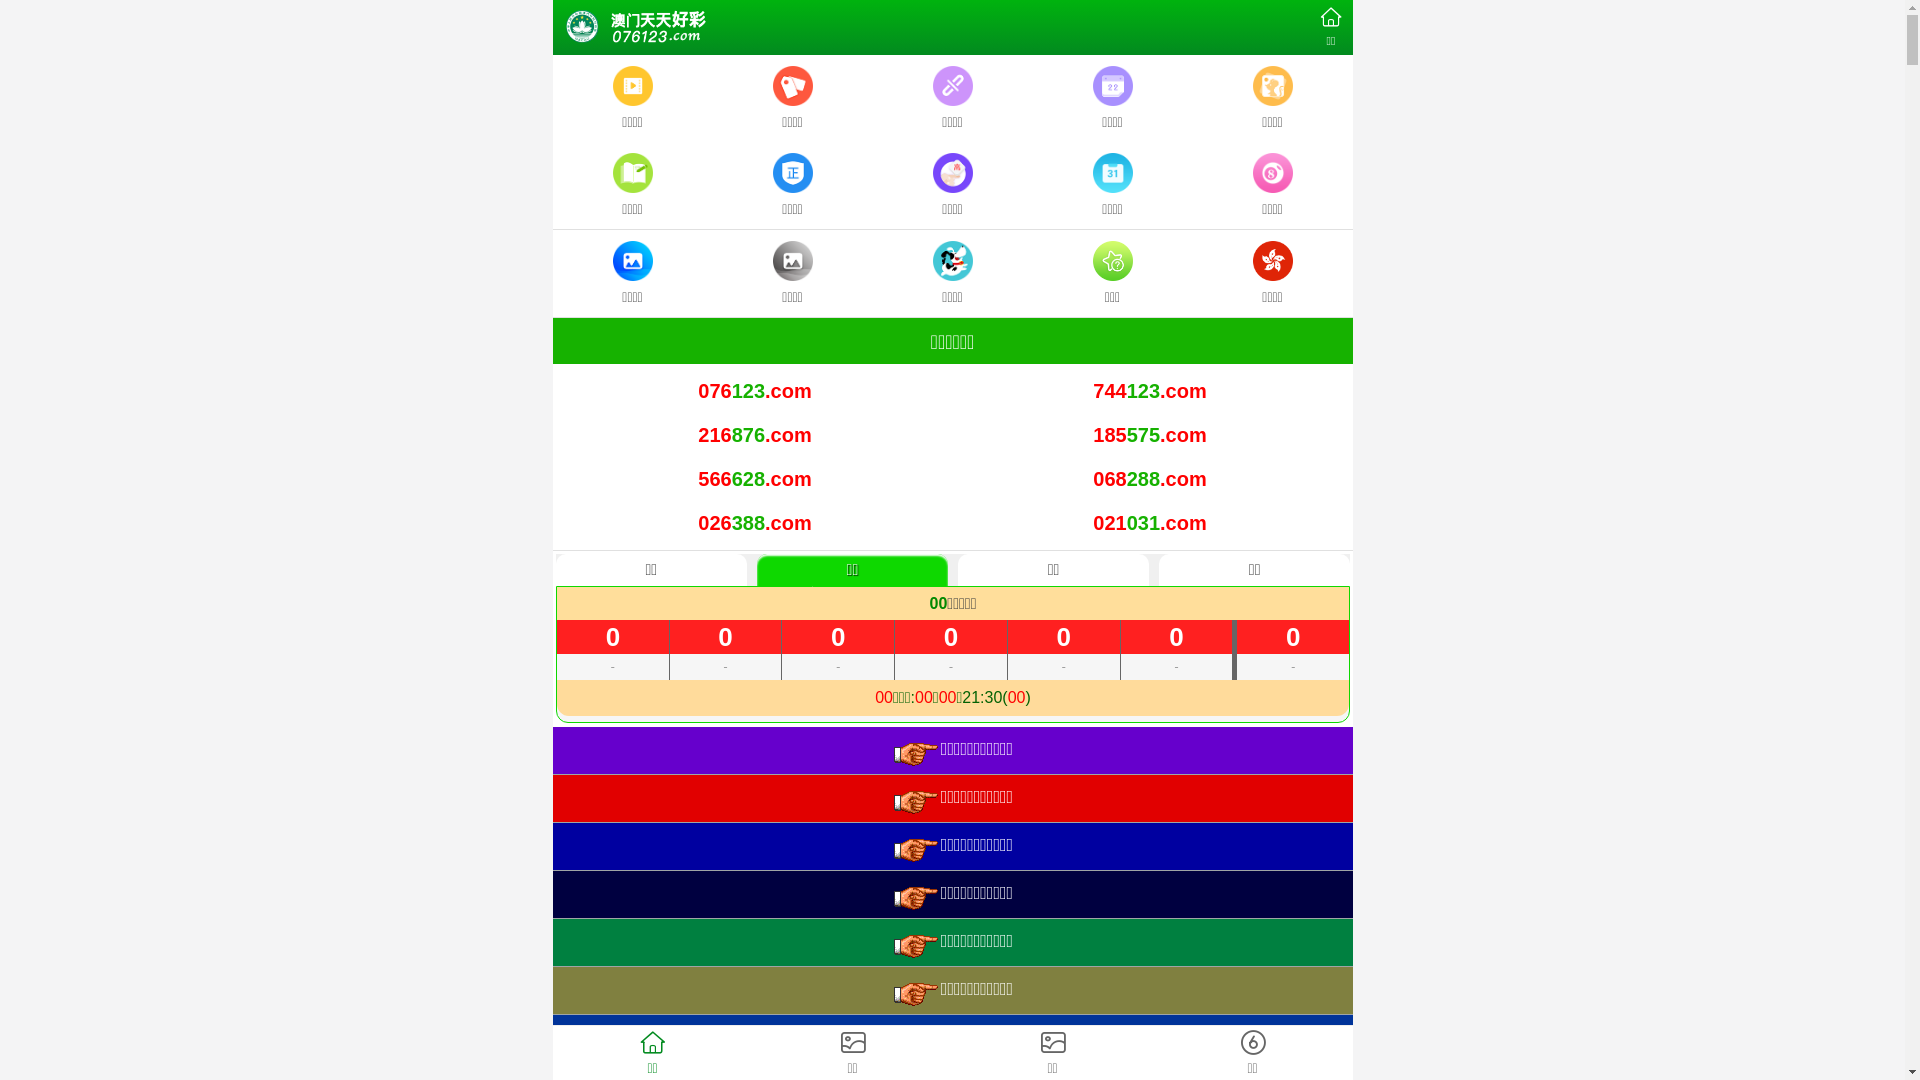  I want to click on '026388.com', so click(557, 523).